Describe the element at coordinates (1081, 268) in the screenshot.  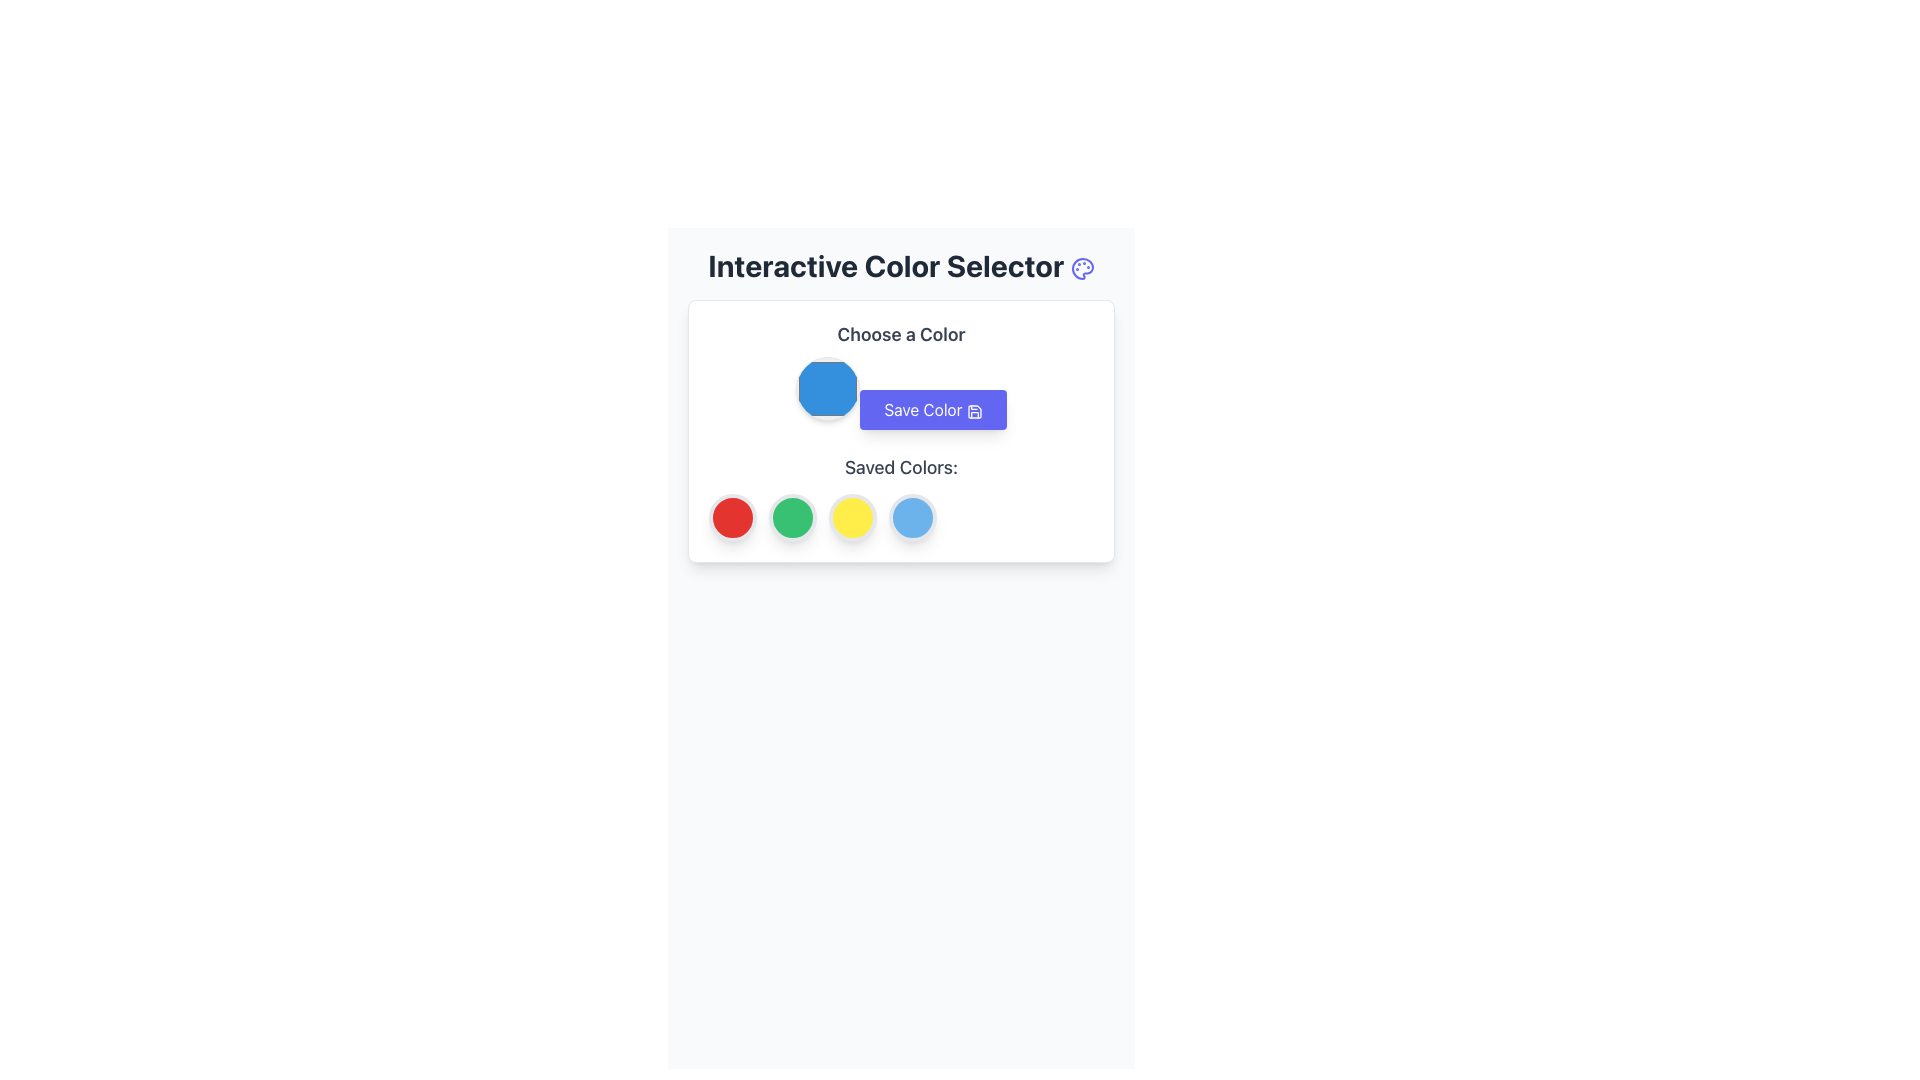
I see `the vibrant indigo circular palette icon located directly to the right of the 'Interactive Color Selector' title` at that location.